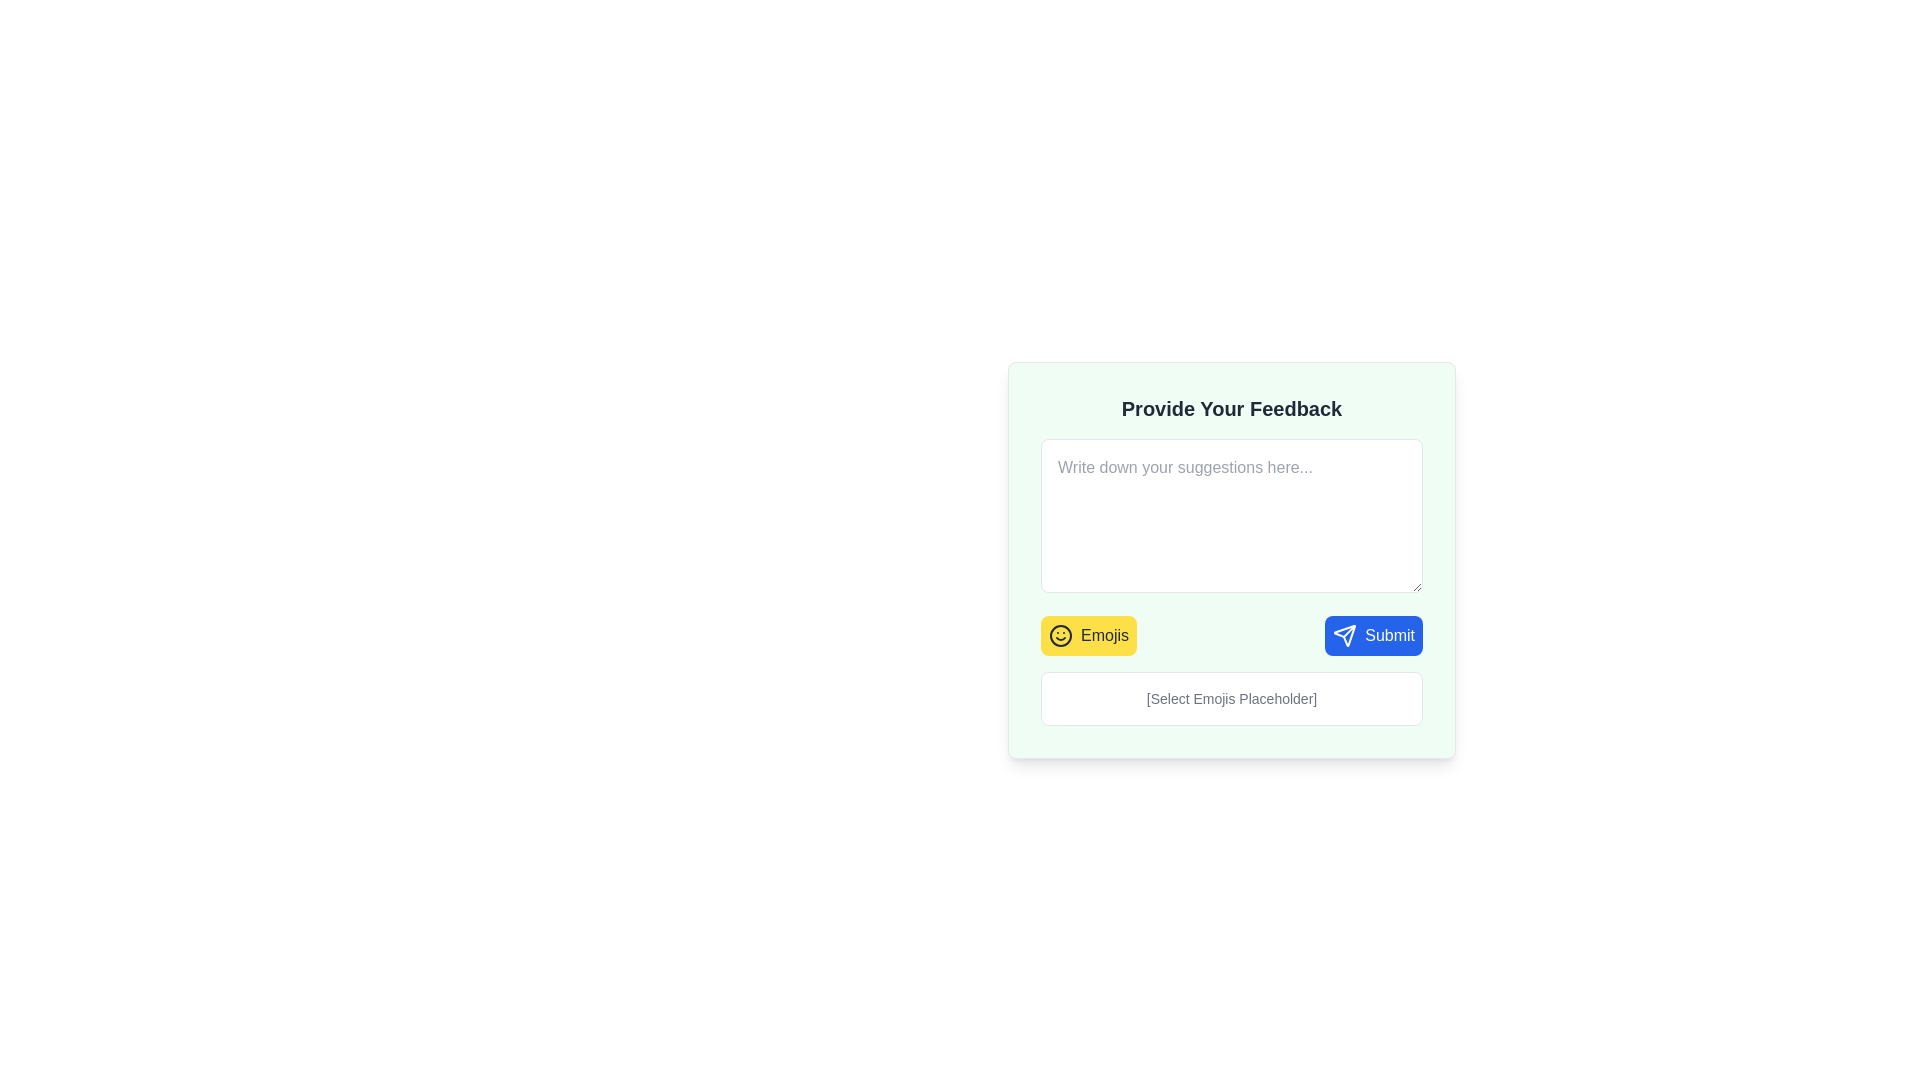 This screenshot has width=1920, height=1080. Describe the element at coordinates (1088, 636) in the screenshot. I see `the 'Emojis' button, which has a yellow background and a smiley icon` at that location.